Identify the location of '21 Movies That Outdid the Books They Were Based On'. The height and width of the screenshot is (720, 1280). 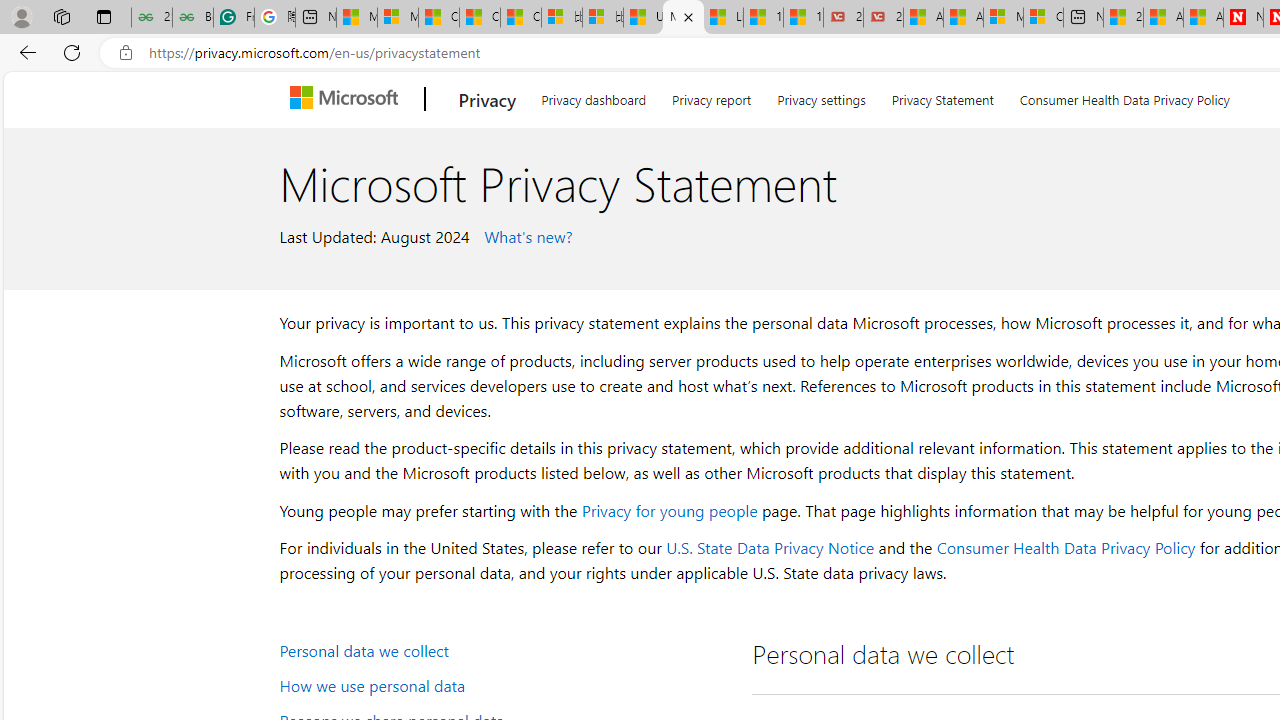
(882, 17).